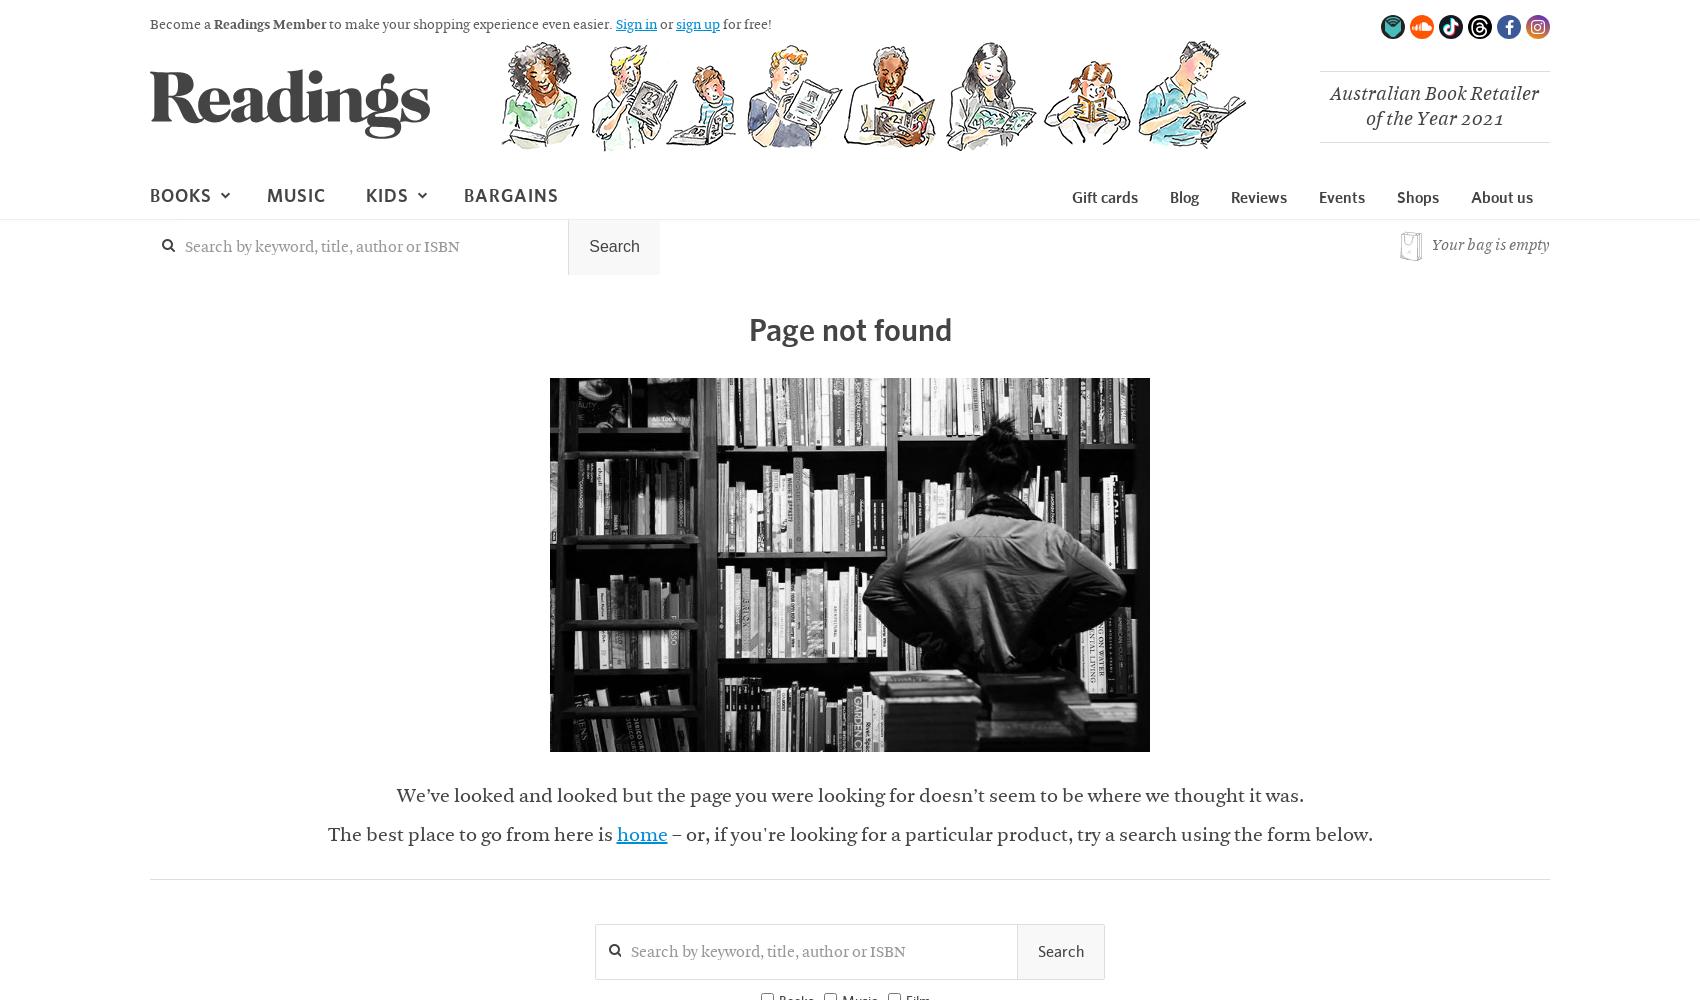  Describe the element at coordinates (1059, 950) in the screenshot. I see `'Search'` at that location.